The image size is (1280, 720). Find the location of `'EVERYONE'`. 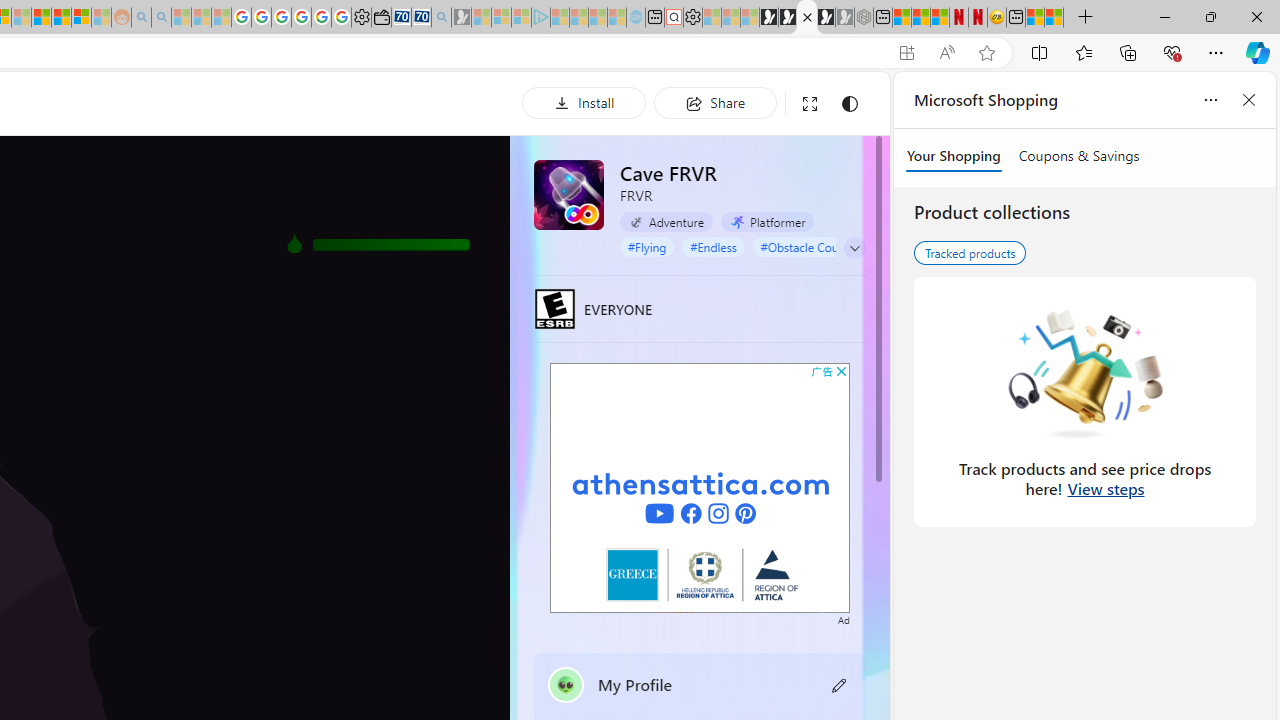

'EVERYONE' is located at coordinates (554, 308).